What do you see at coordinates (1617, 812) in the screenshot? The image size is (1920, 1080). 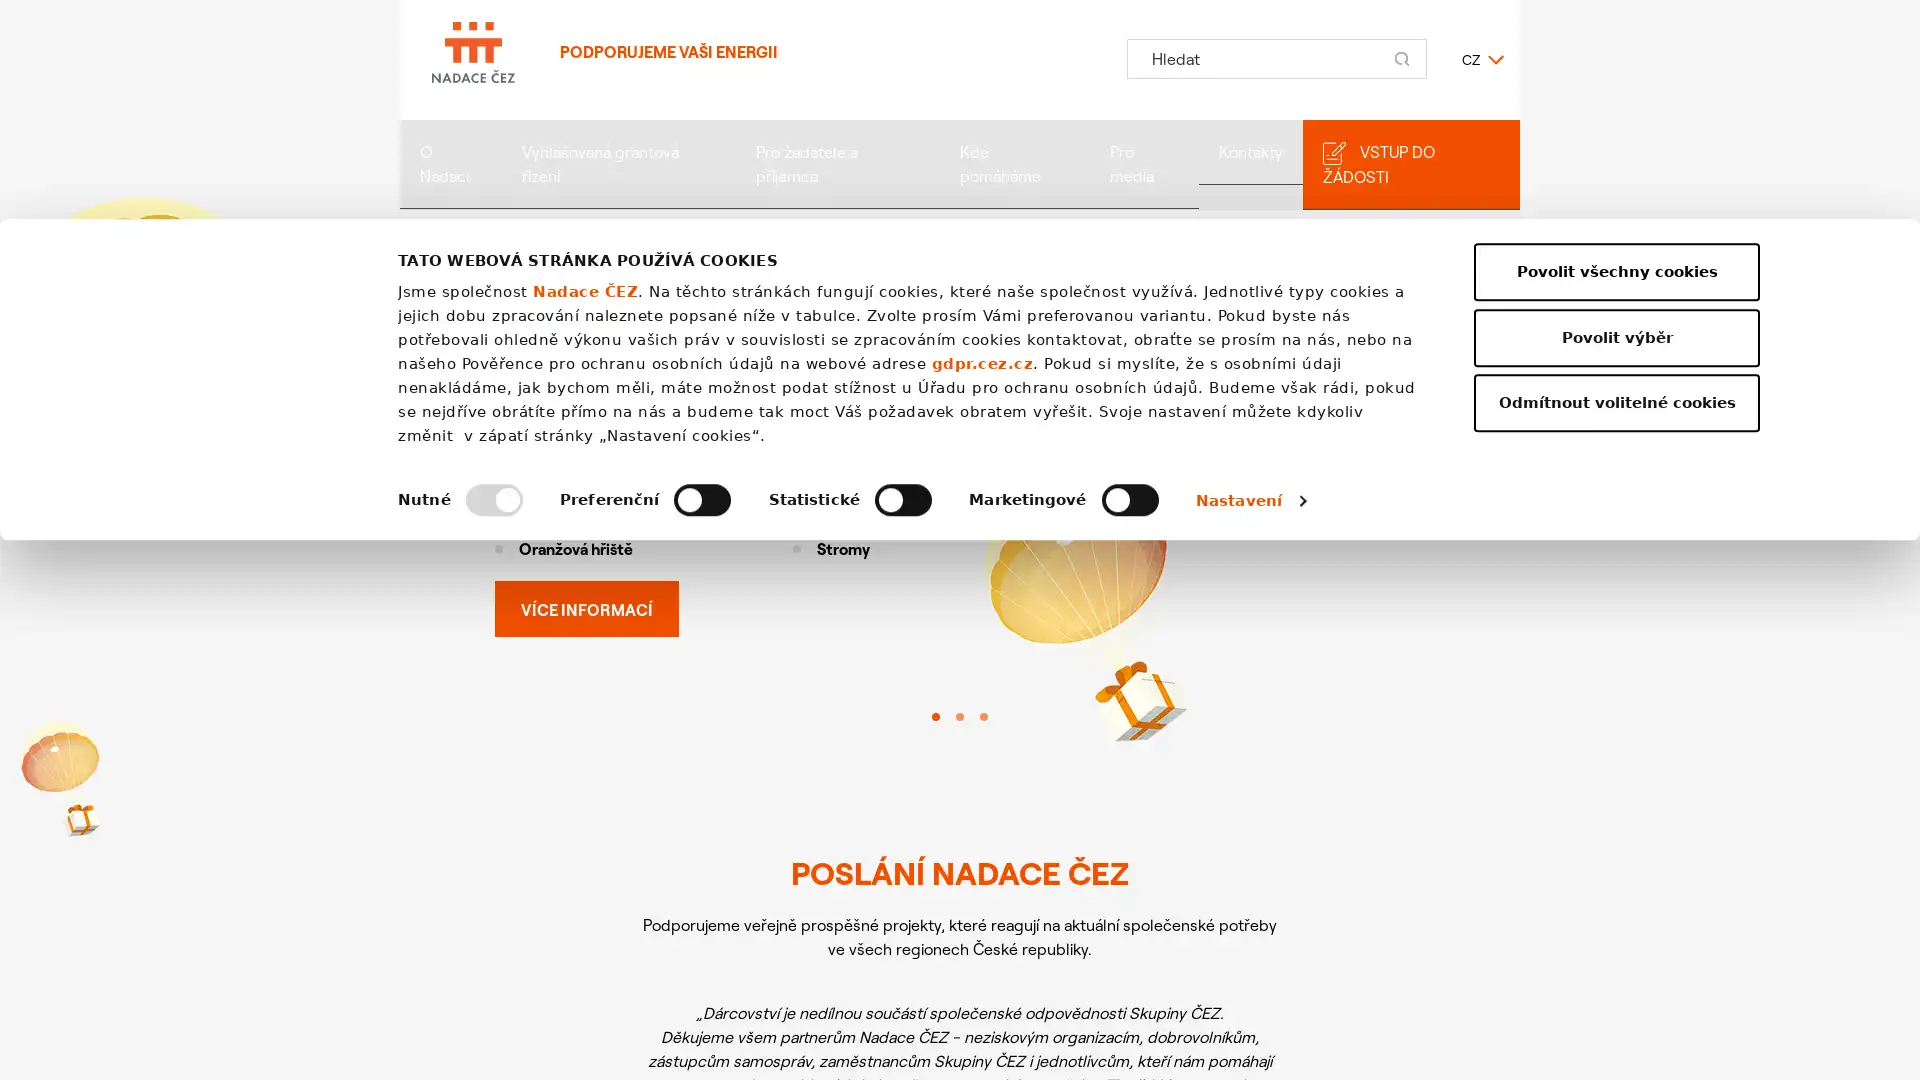 I see `Povolit vsechny cookies` at bounding box center [1617, 812].